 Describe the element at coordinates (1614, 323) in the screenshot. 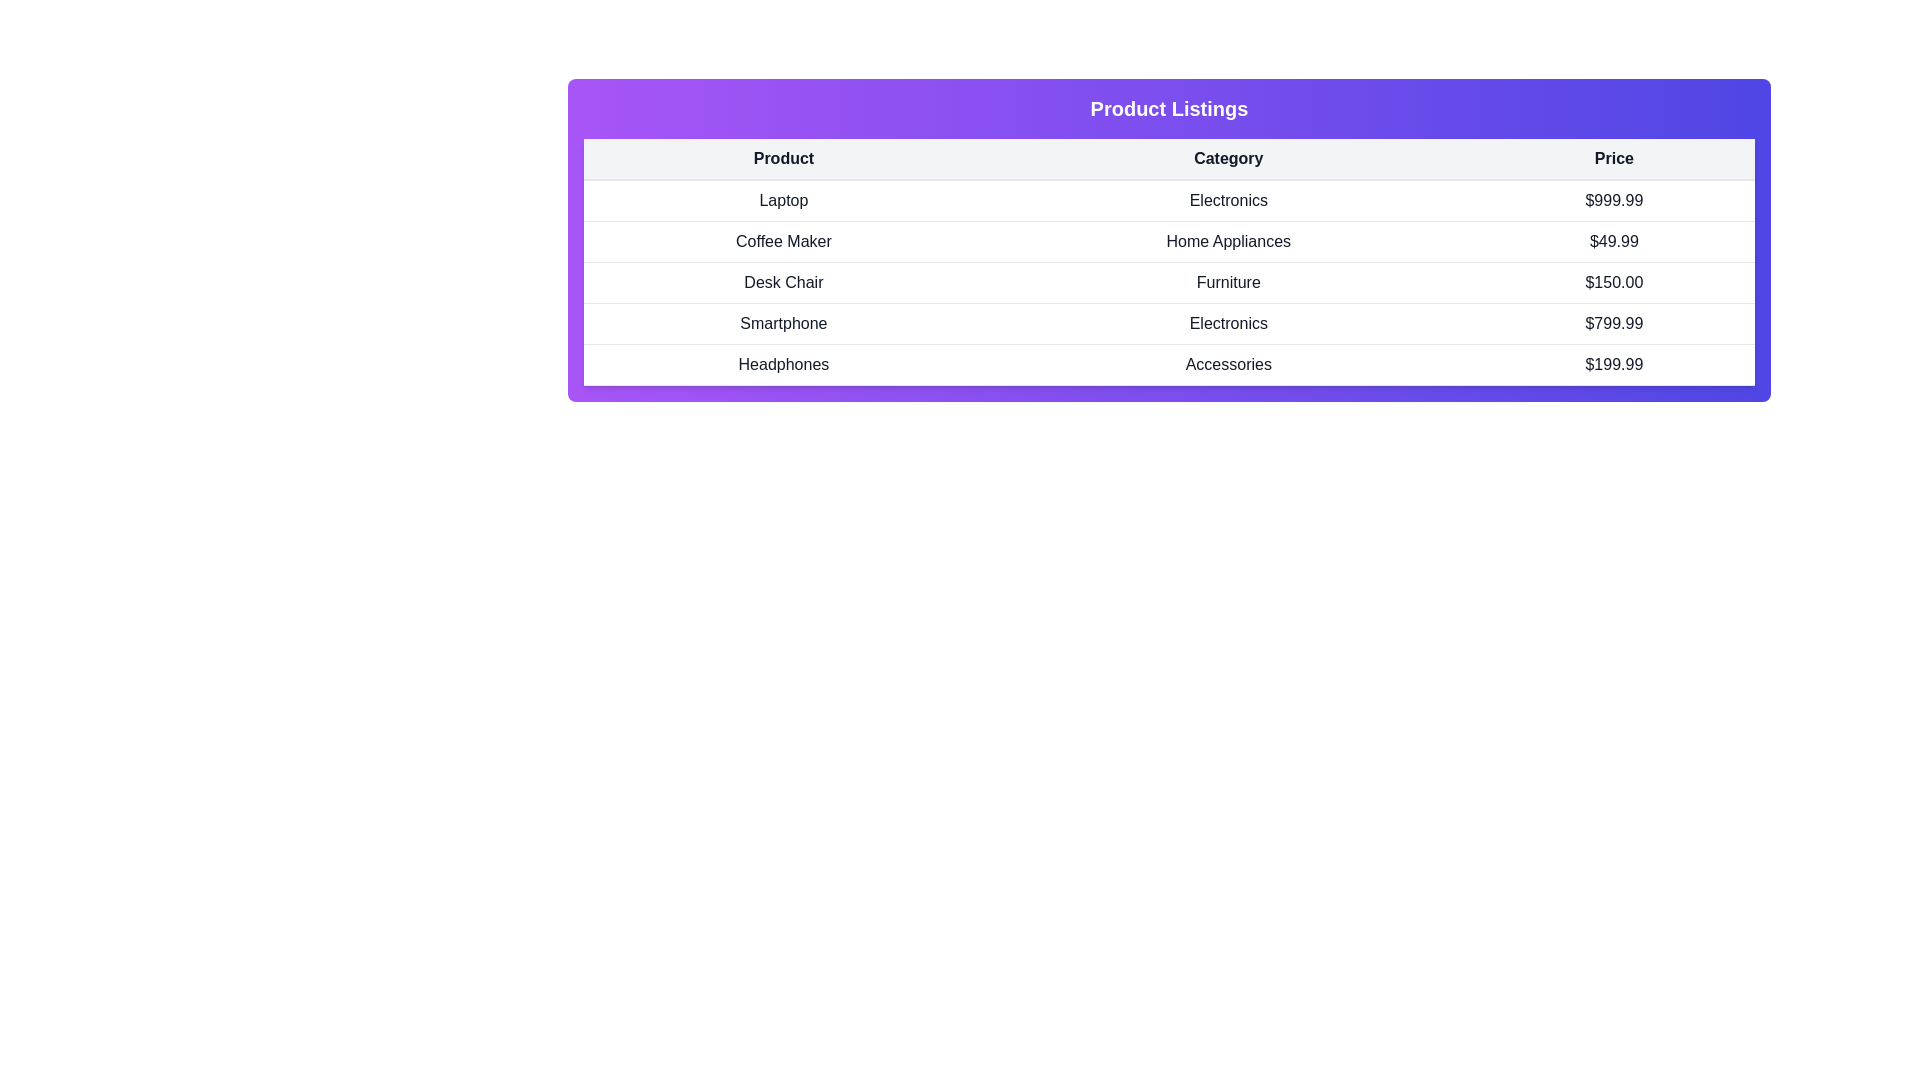

I see `the Text Label displaying the price '$799.99' in the rightmost column of the row for the 'Smartphone' product` at that location.